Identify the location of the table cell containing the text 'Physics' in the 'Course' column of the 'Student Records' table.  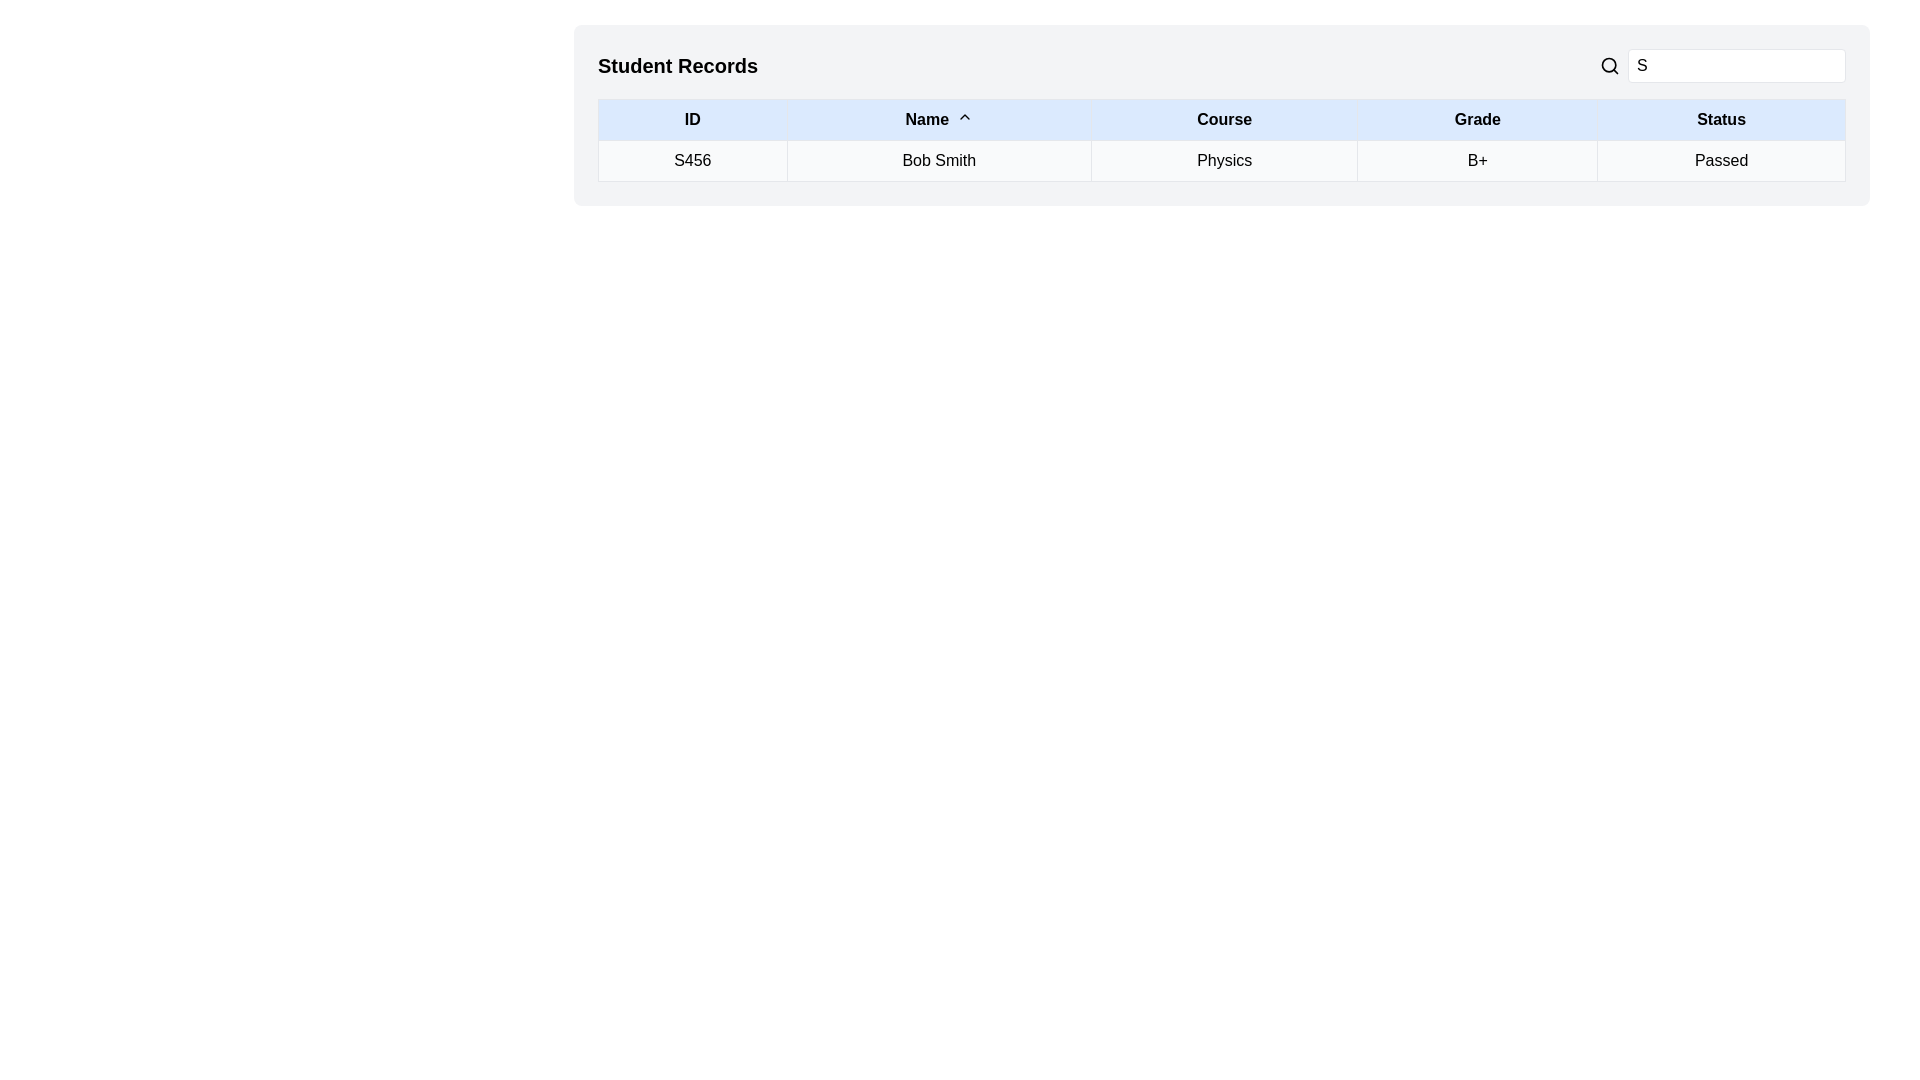
(1223, 160).